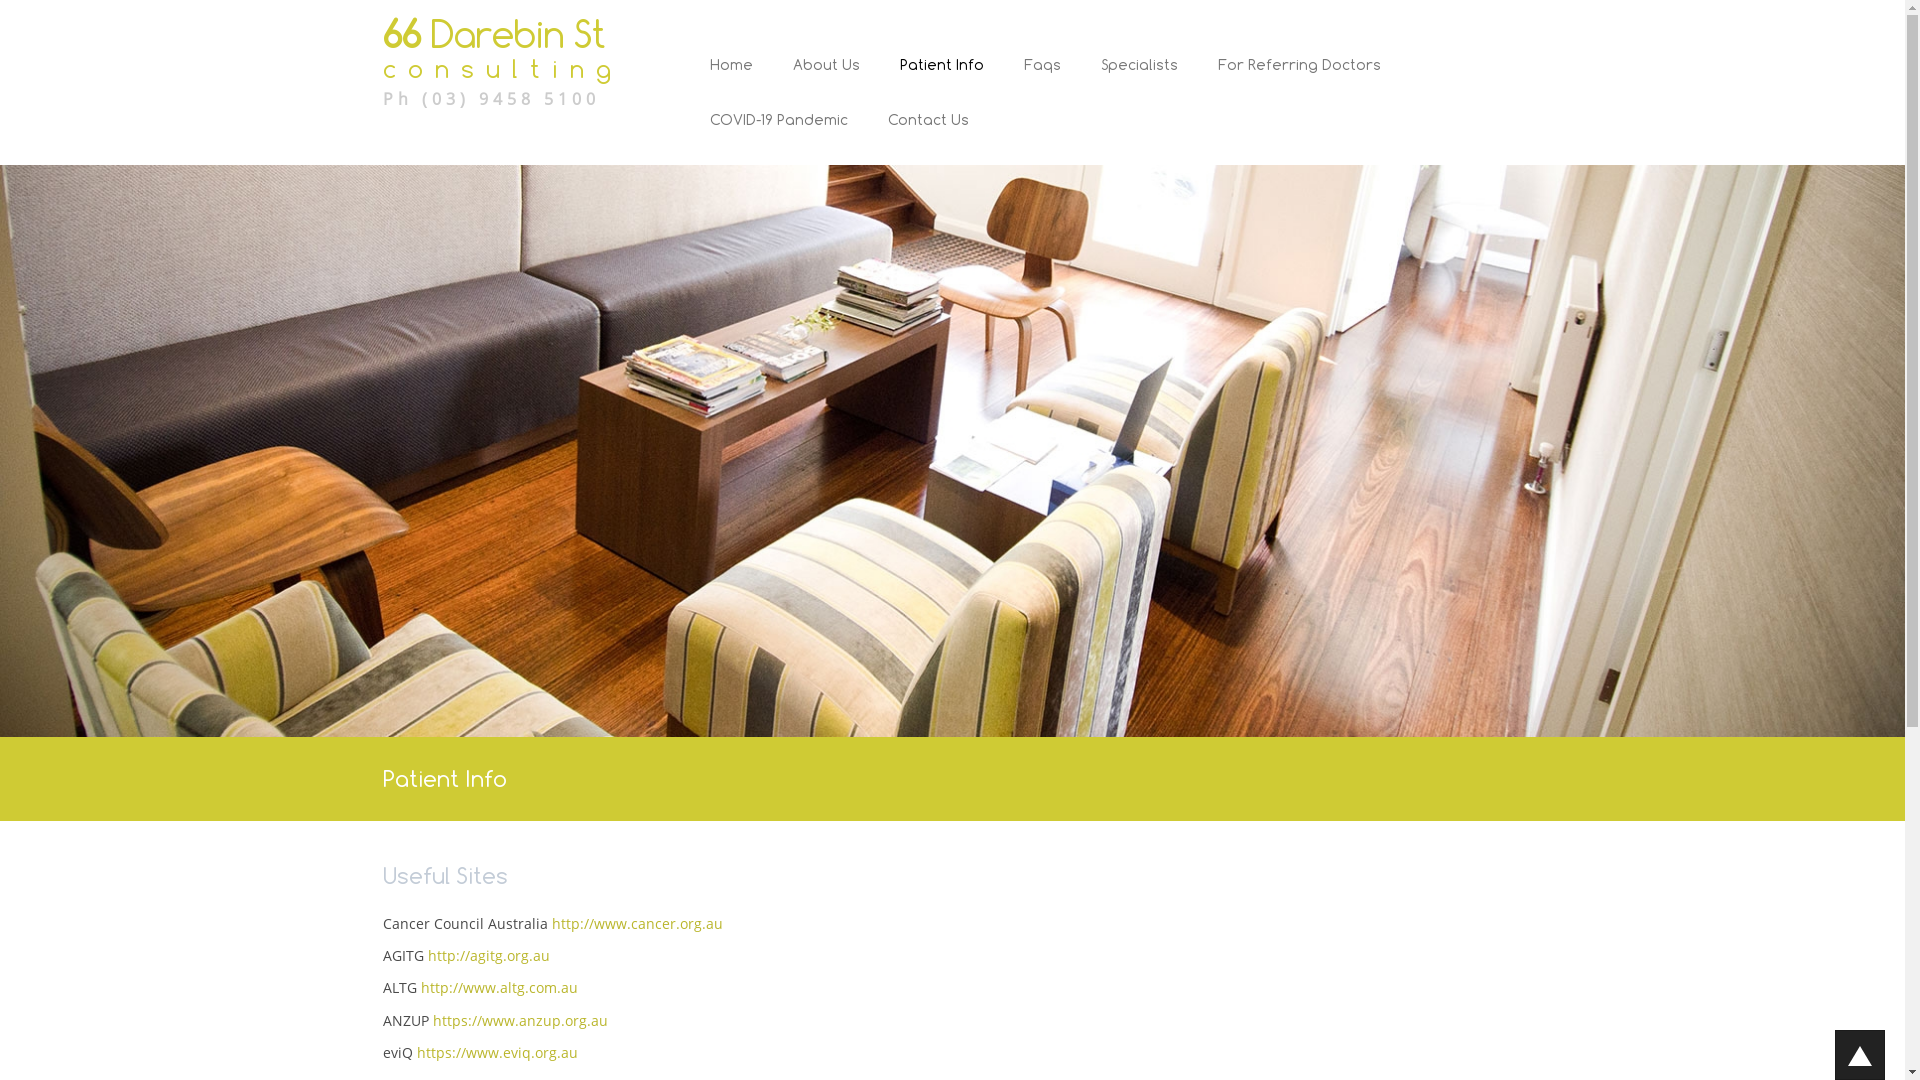  What do you see at coordinates (498, 986) in the screenshot?
I see `'http://www.altg.com.au'` at bounding box center [498, 986].